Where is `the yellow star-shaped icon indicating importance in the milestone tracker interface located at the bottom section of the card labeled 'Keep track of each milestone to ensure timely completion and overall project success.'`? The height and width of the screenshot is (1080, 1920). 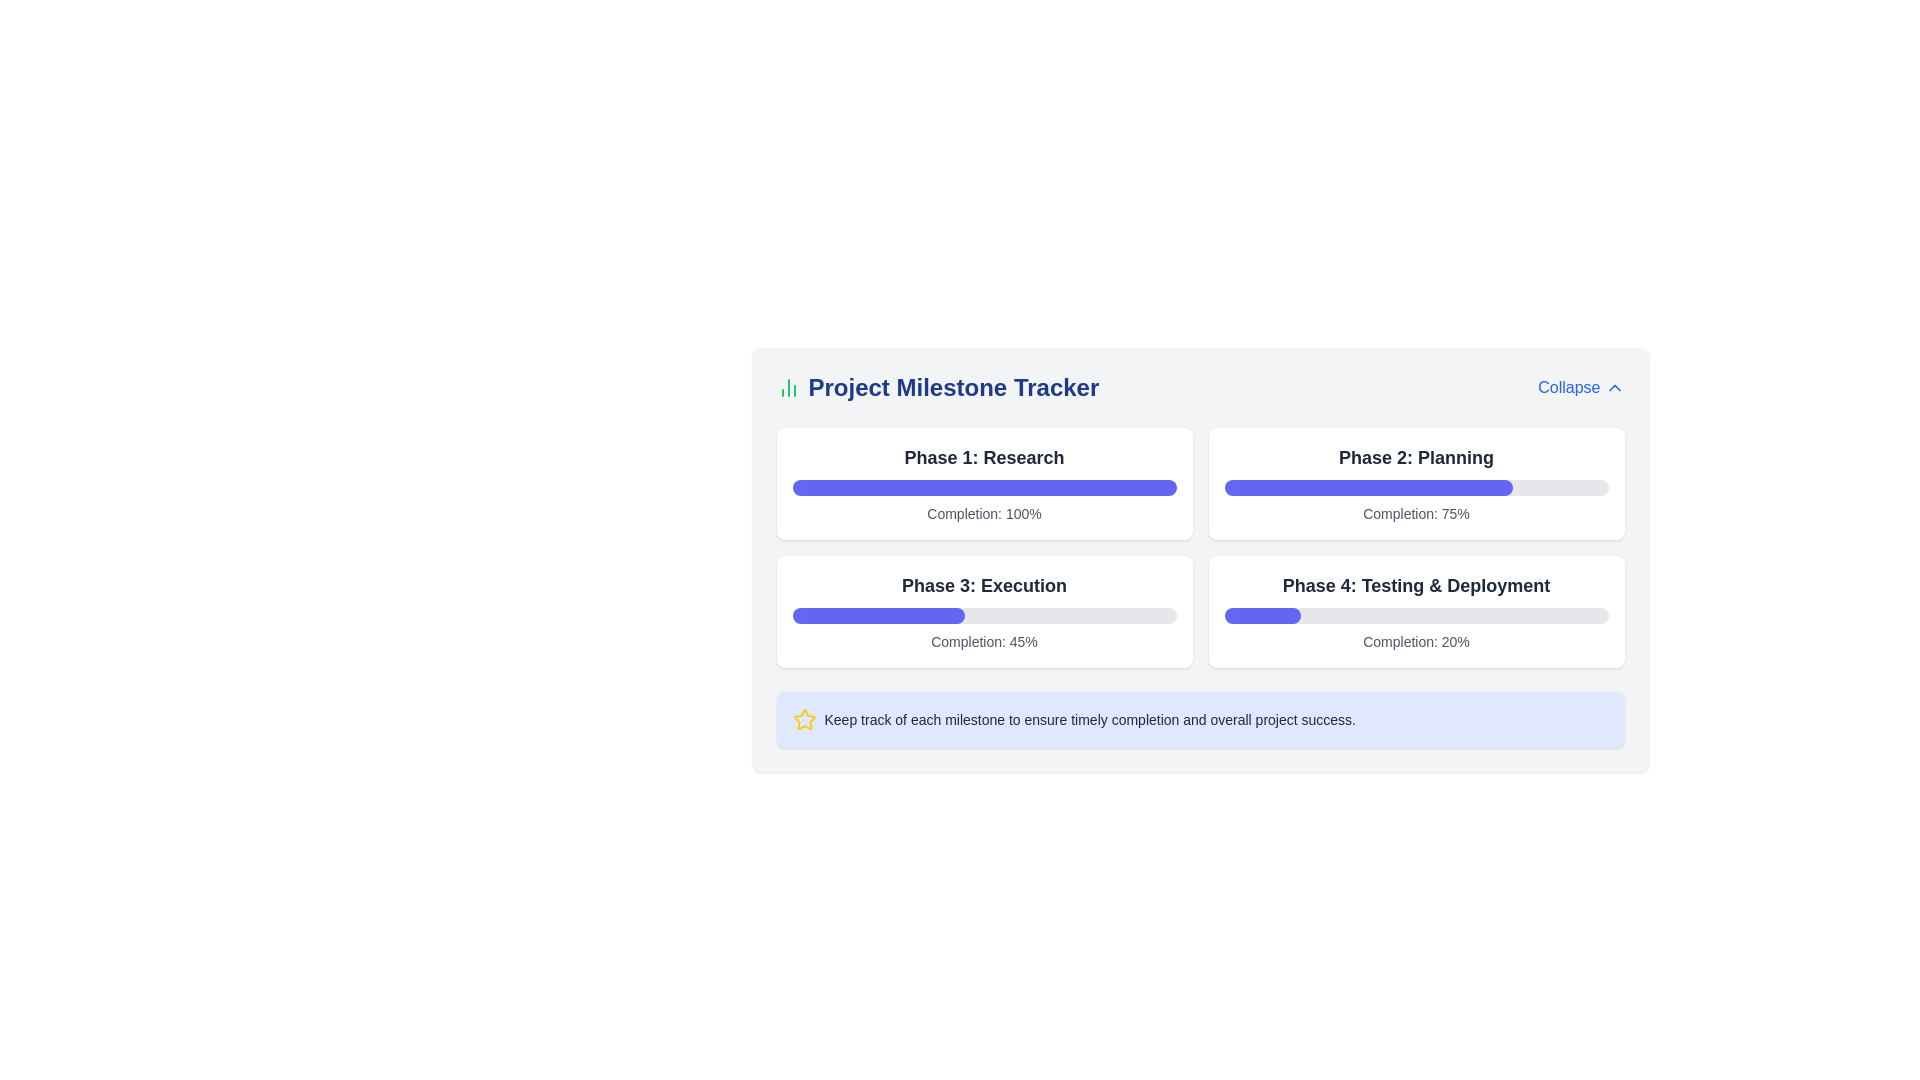
the yellow star-shaped icon indicating importance in the milestone tracker interface located at the bottom section of the card labeled 'Keep track of each milestone to ensure timely completion and overall project success.' is located at coordinates (804, 718).